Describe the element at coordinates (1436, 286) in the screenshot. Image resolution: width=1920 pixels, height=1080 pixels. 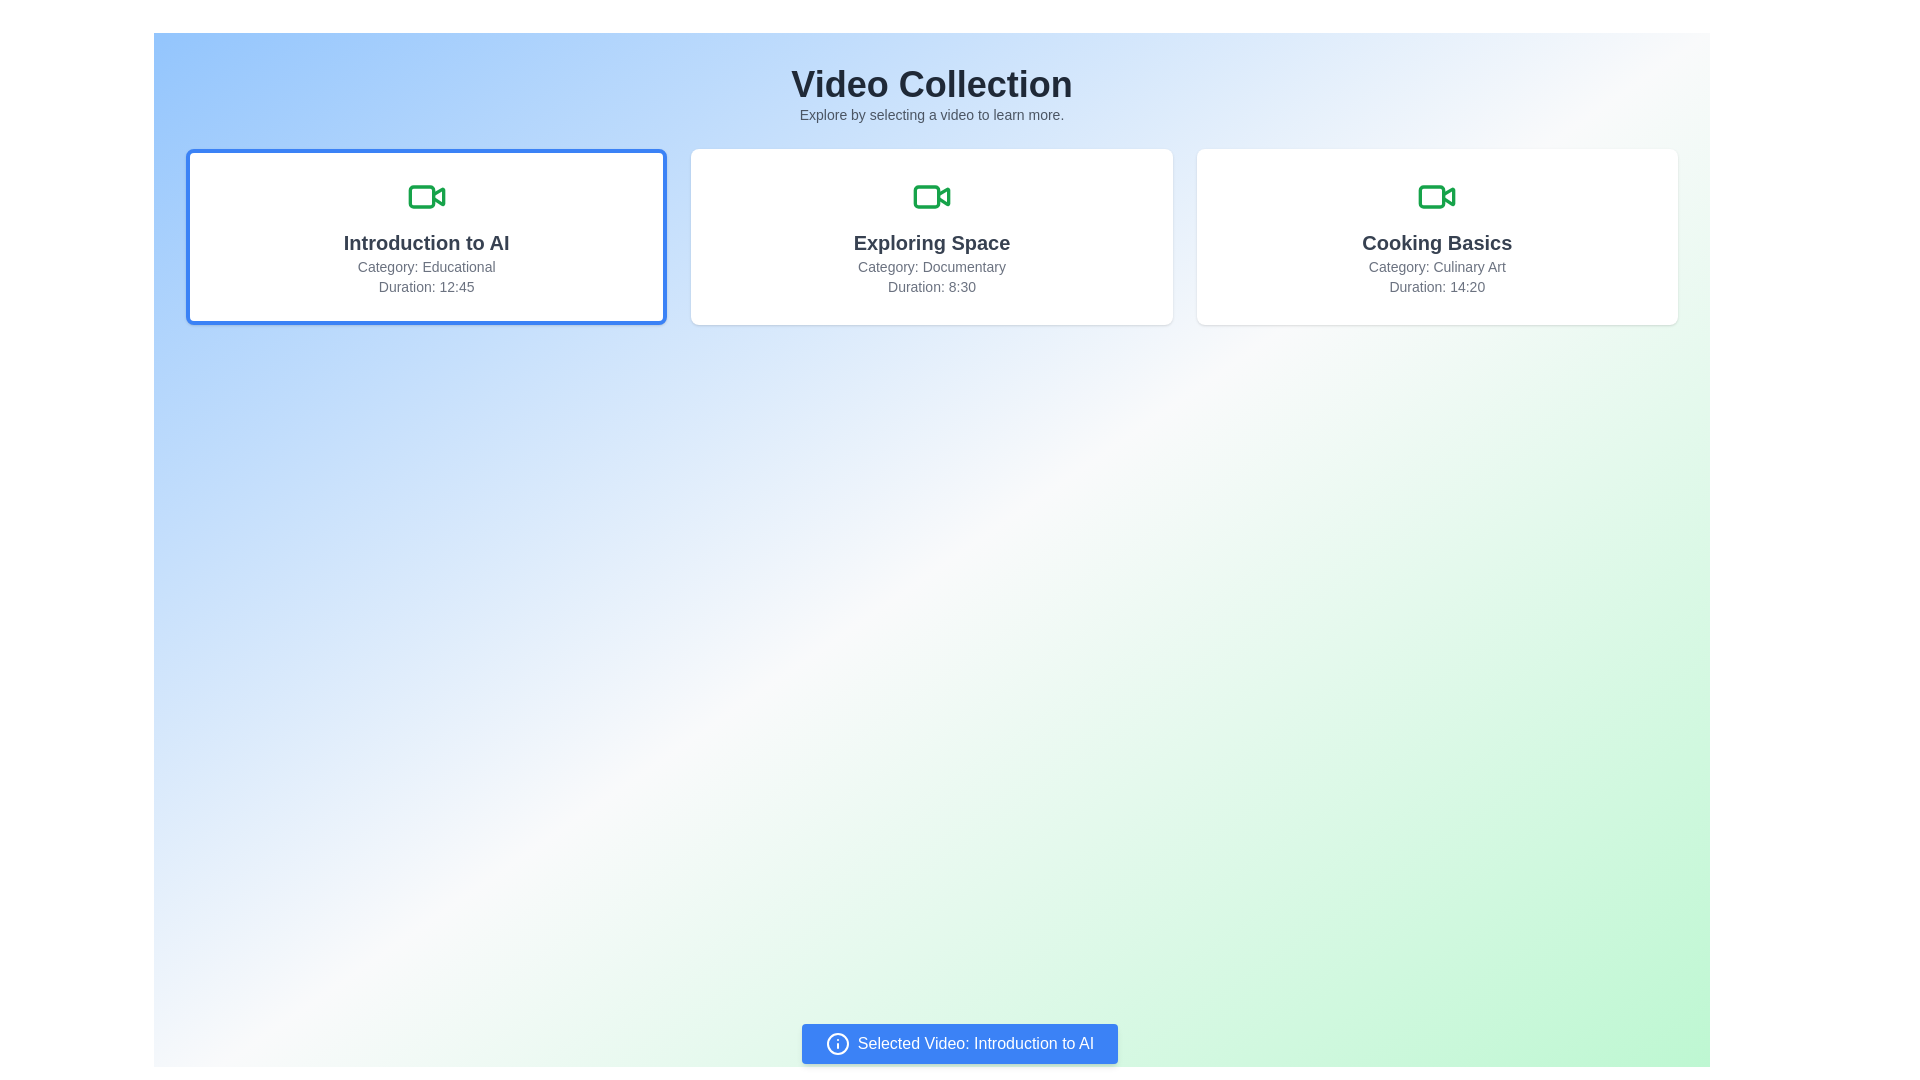
I see `the Text label that displays the duration of the video titled 'Cooking Basics', located at the bottom-right corner of the 'Cooking Basics' card` at that location.